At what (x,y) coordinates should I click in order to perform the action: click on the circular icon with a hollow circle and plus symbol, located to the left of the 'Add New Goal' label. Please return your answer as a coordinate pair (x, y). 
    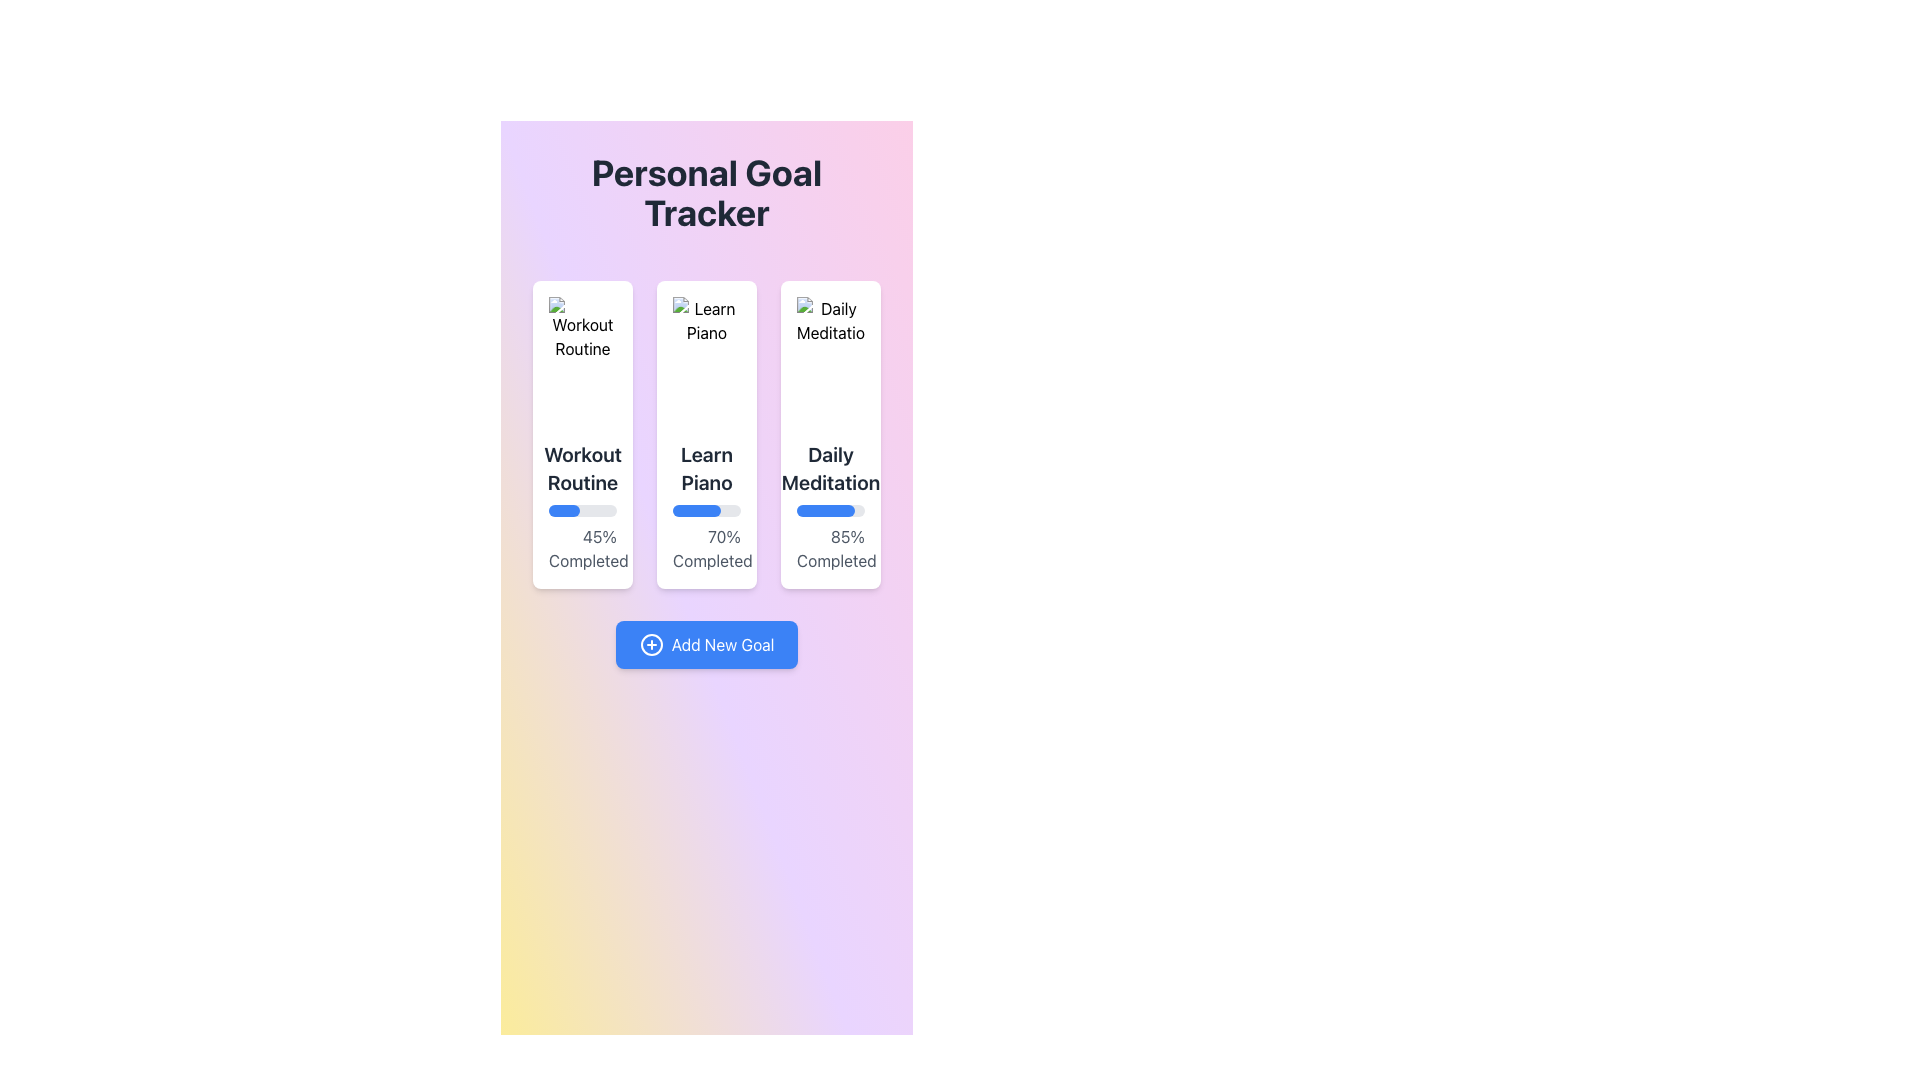
    Looking at the image, I should click on (651, 644).